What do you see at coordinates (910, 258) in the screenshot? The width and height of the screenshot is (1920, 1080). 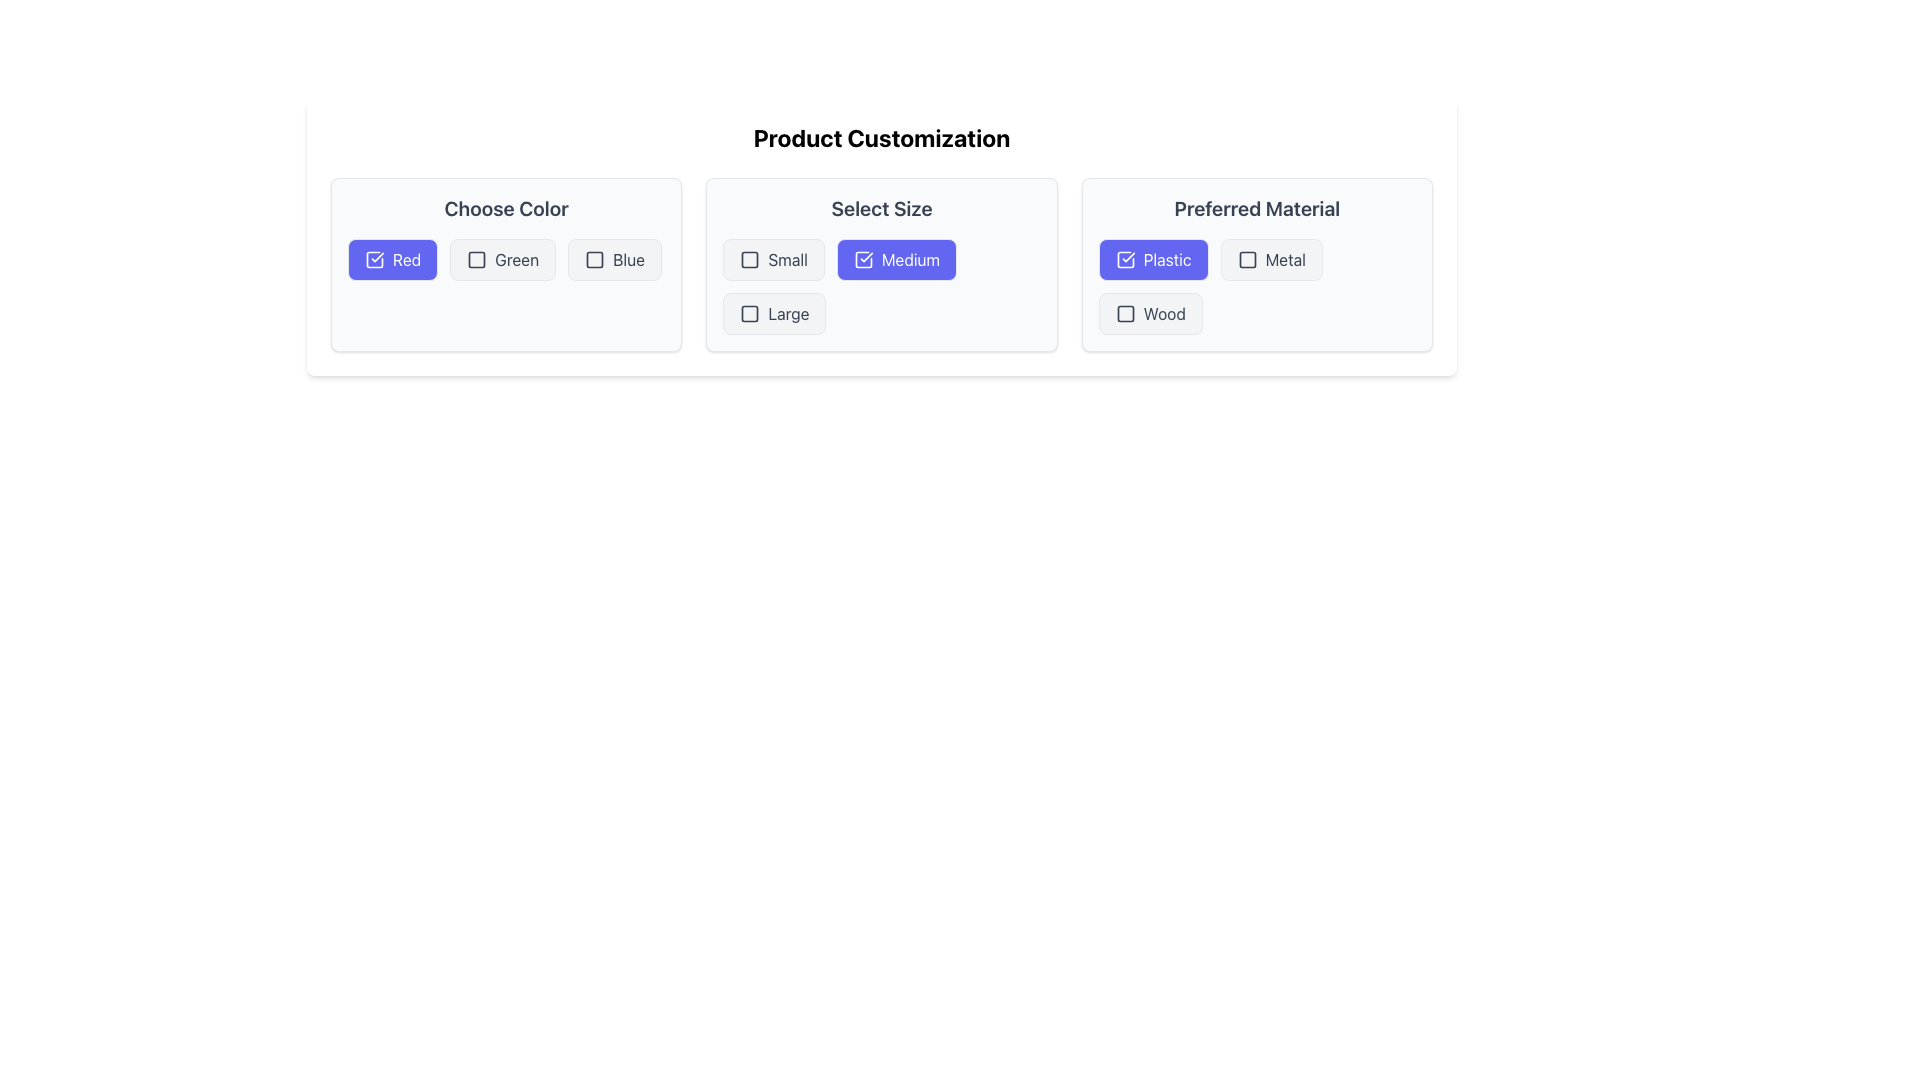 I see `the 'Medium' size label located in the 'Select Size' section, positioned to the right of the checkbox icon for selecting the 'Medium' size` at bounding box center [910, 258].